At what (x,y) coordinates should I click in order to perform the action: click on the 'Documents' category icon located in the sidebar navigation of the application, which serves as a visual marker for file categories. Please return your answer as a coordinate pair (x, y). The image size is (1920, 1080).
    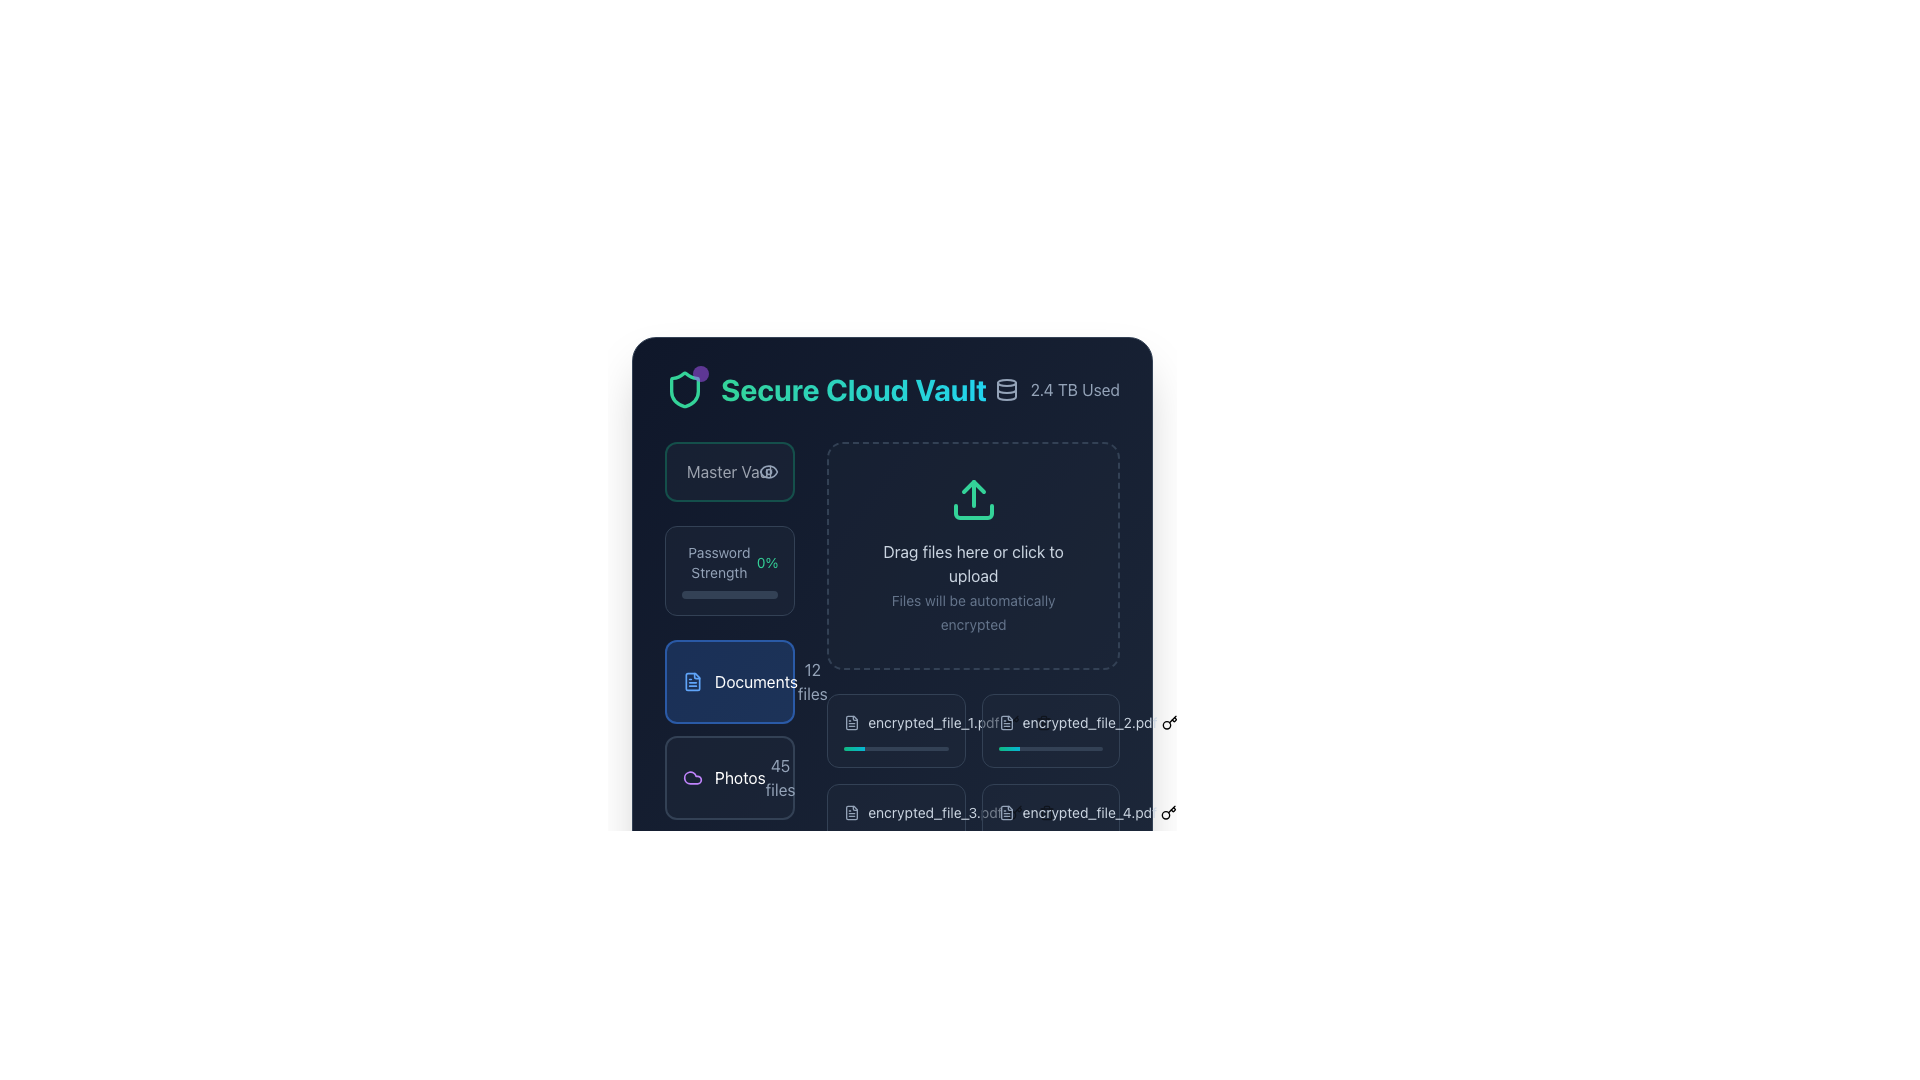
    Looking at the image, I should click on (852, 813).